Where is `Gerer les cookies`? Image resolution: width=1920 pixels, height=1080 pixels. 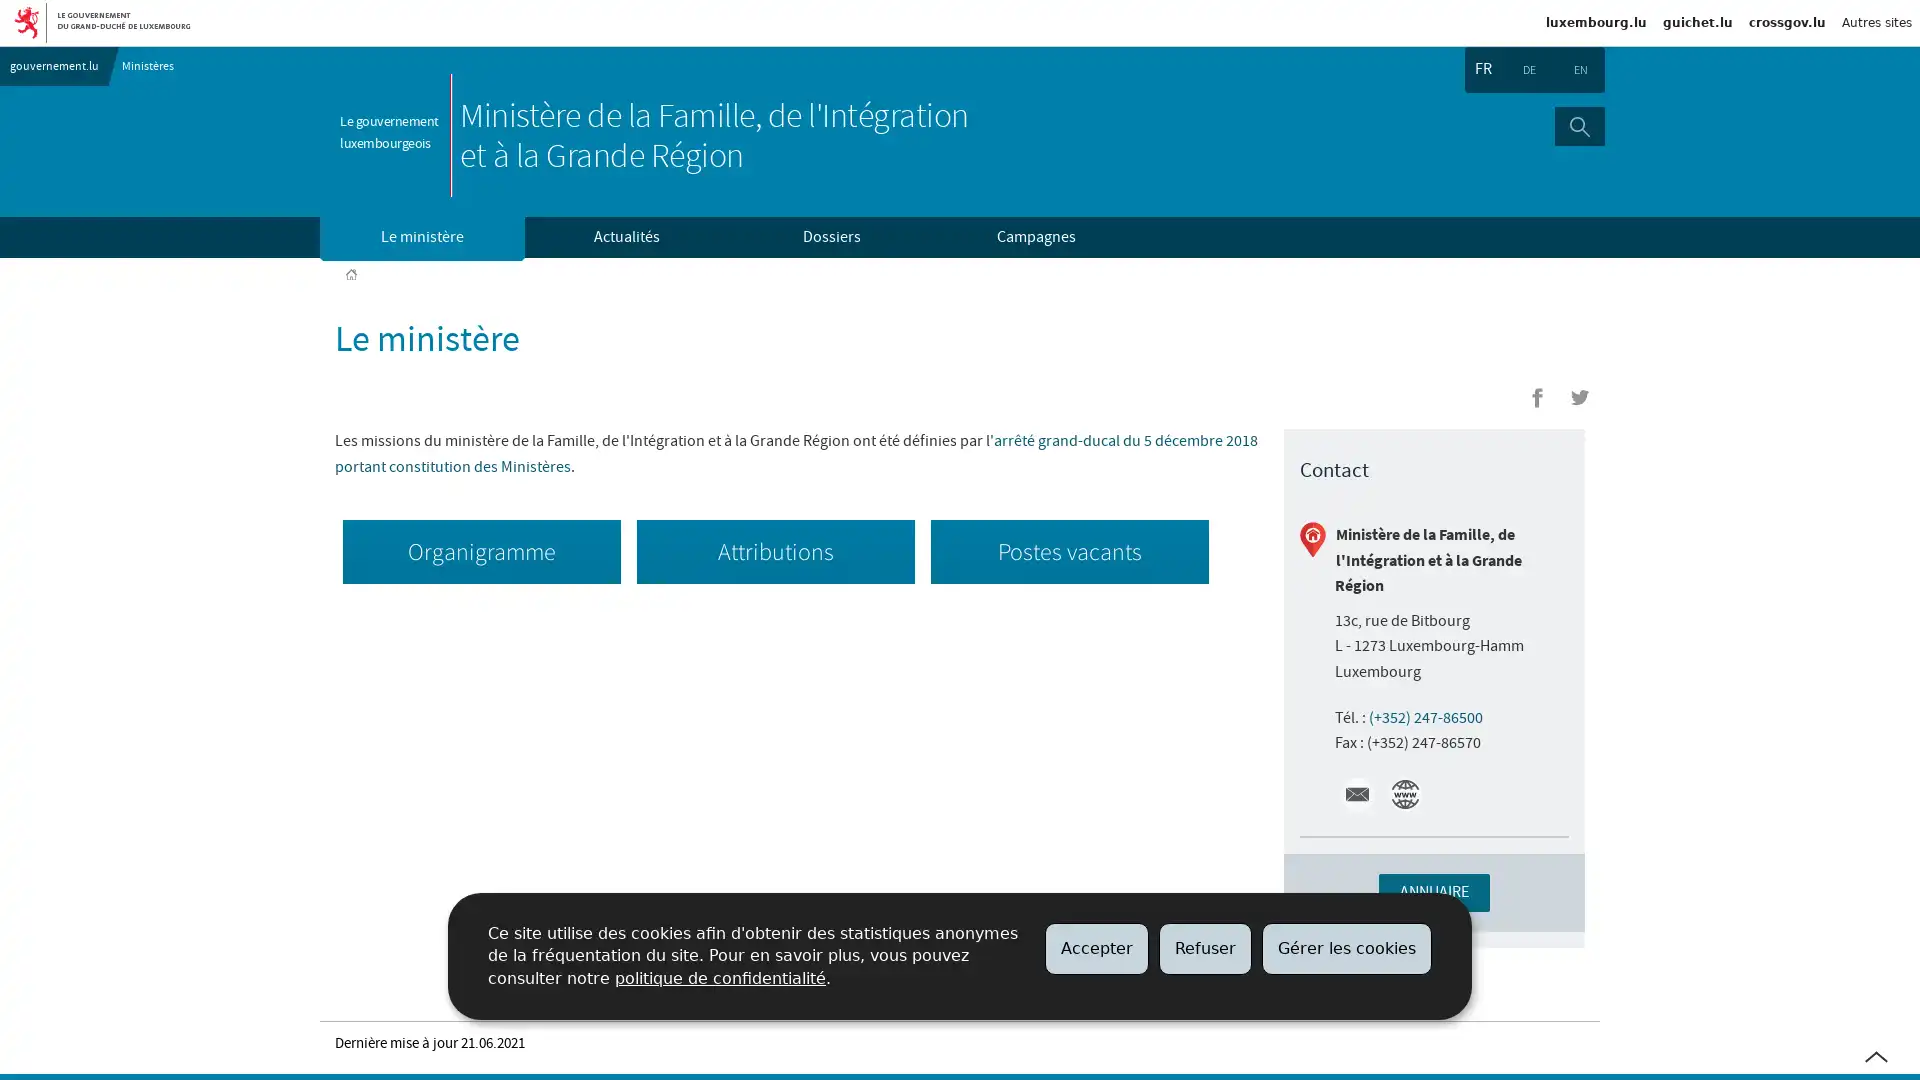 Gerer les cookies is located at coordinates (1347, 947).